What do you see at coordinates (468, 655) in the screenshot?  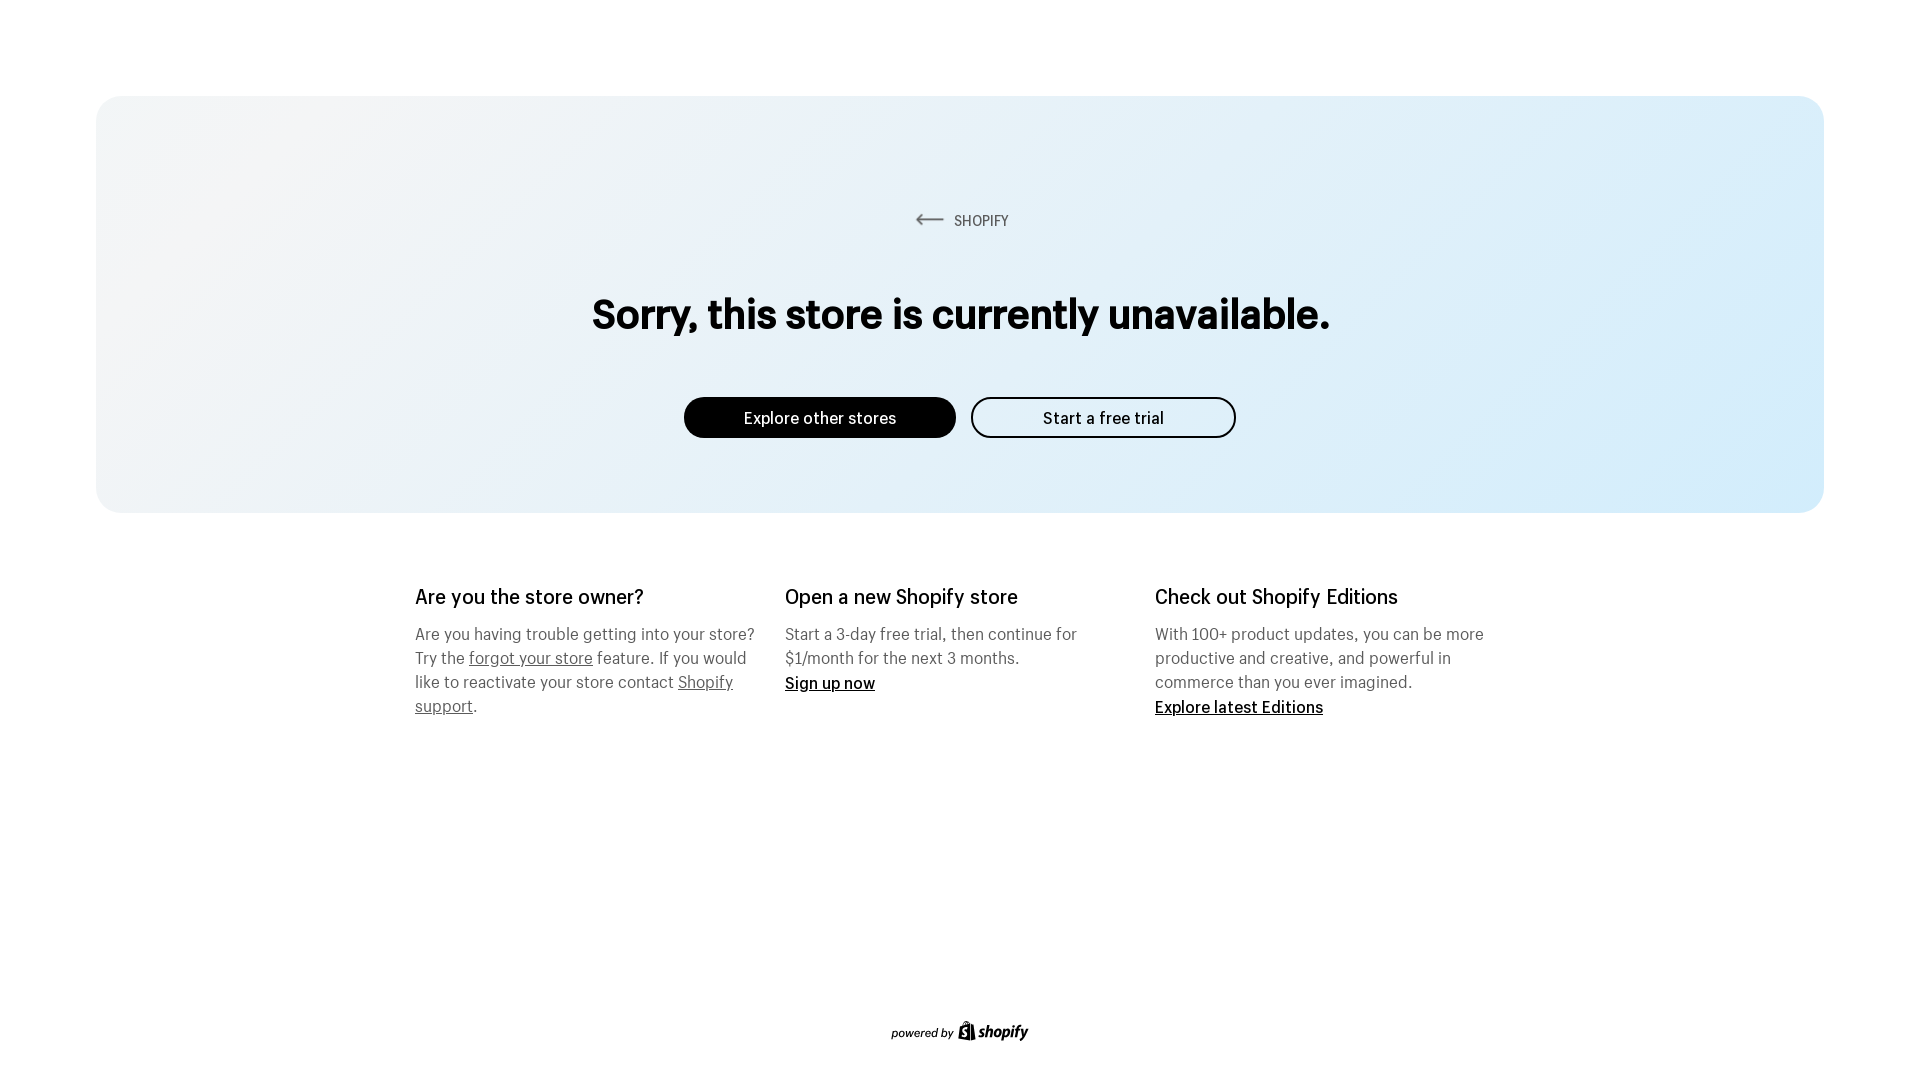 I see `'forgot your store'` at bounding box center [468, 655].